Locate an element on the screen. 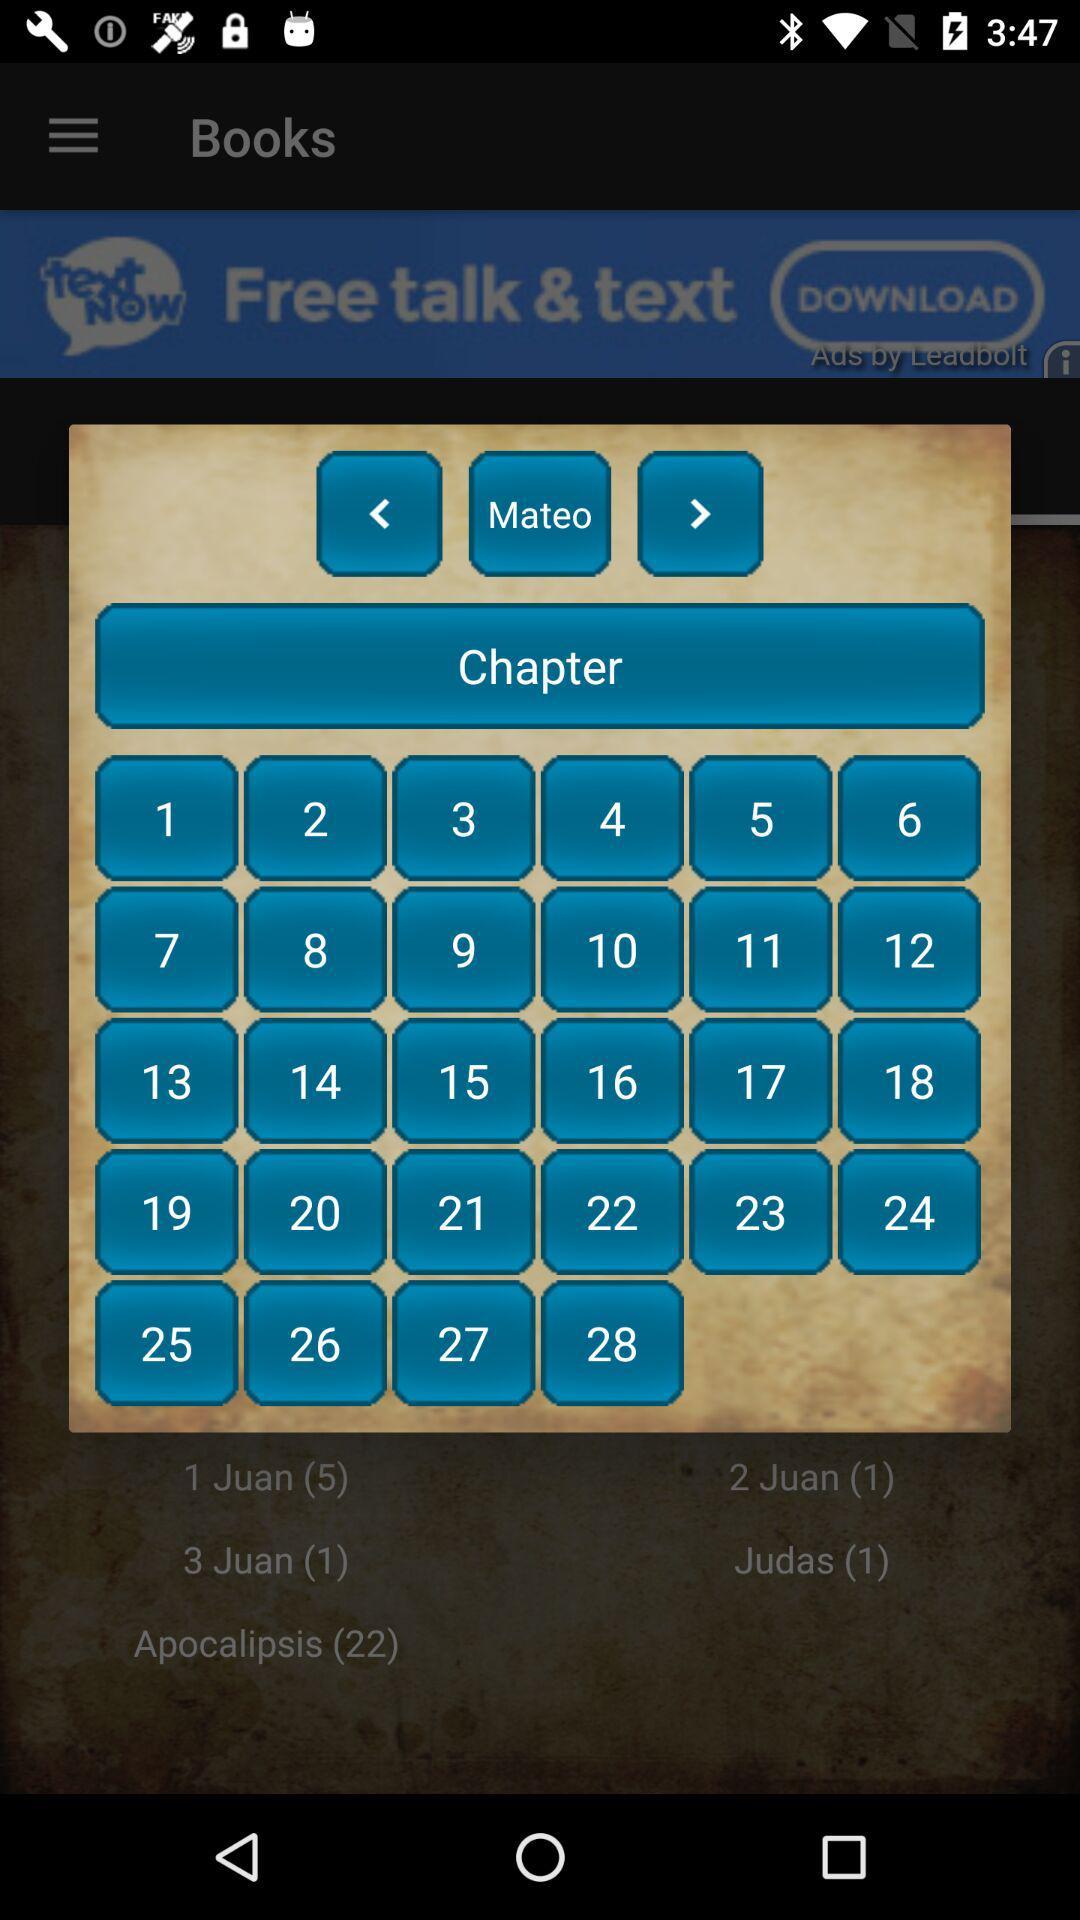 The image size is (1080, 1920). page forward is located at coordinates (699, 513).